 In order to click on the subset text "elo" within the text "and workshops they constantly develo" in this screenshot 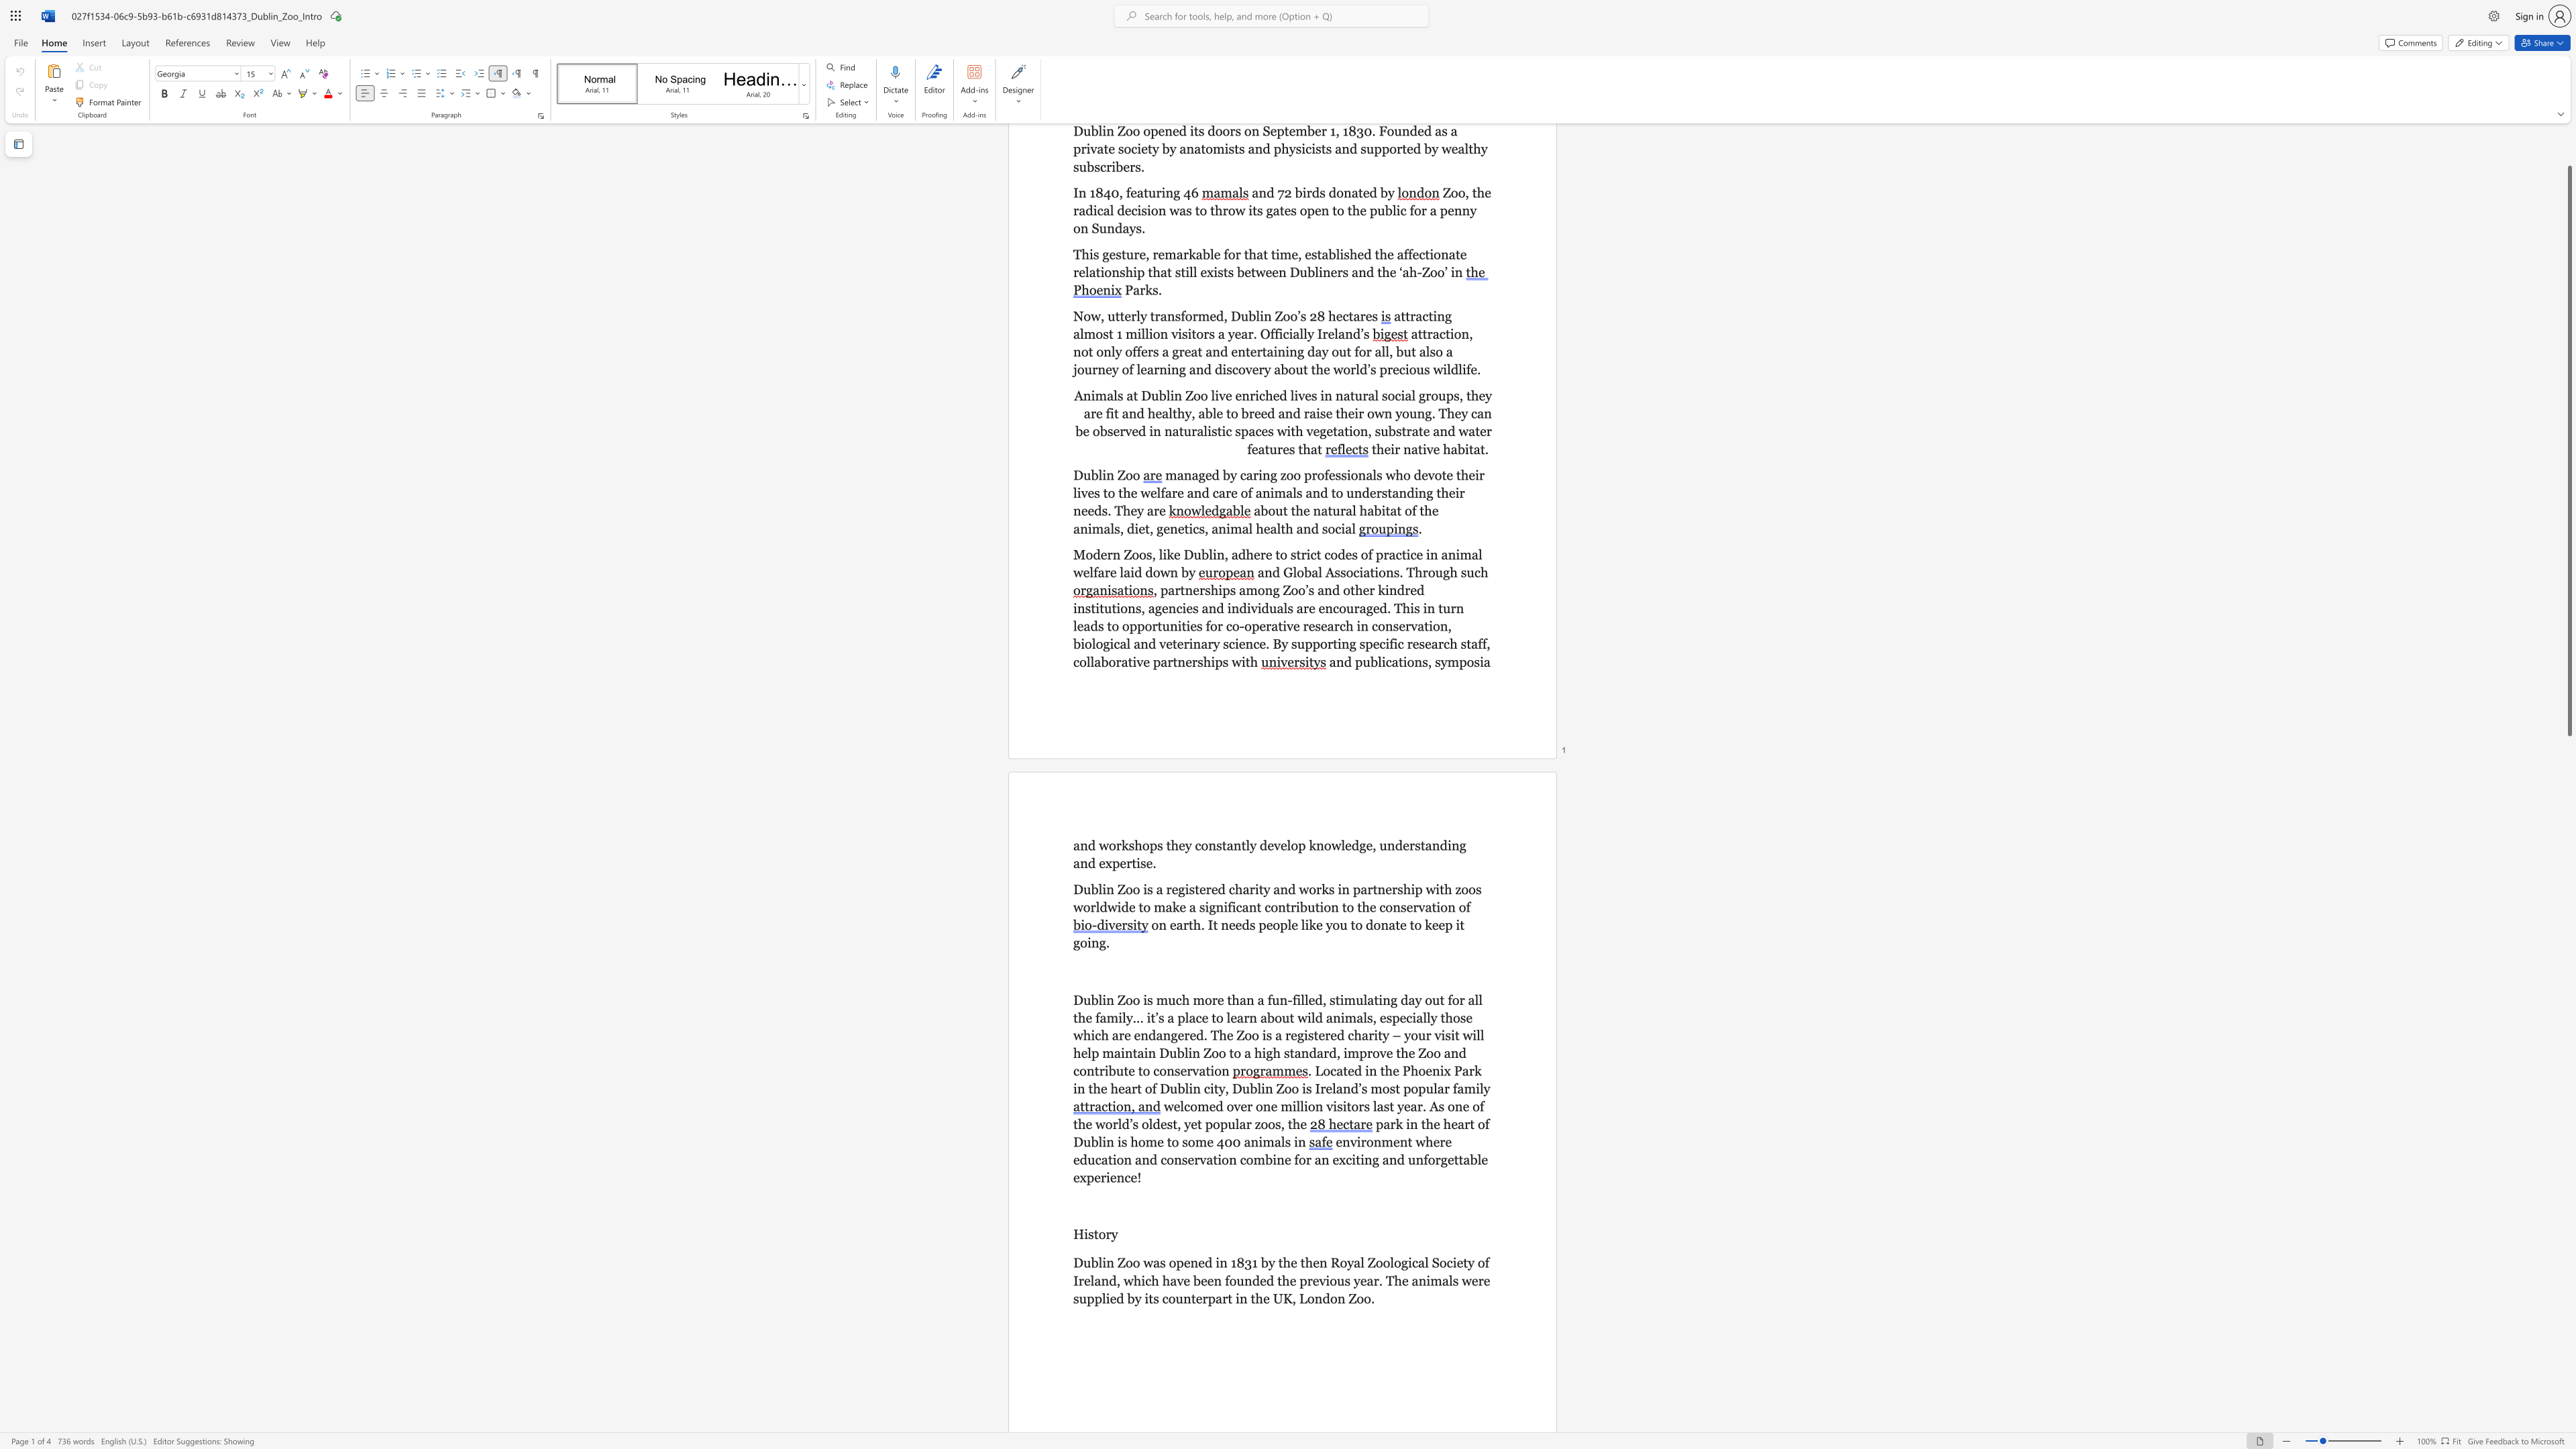, I will do `click(1279, 845)`.